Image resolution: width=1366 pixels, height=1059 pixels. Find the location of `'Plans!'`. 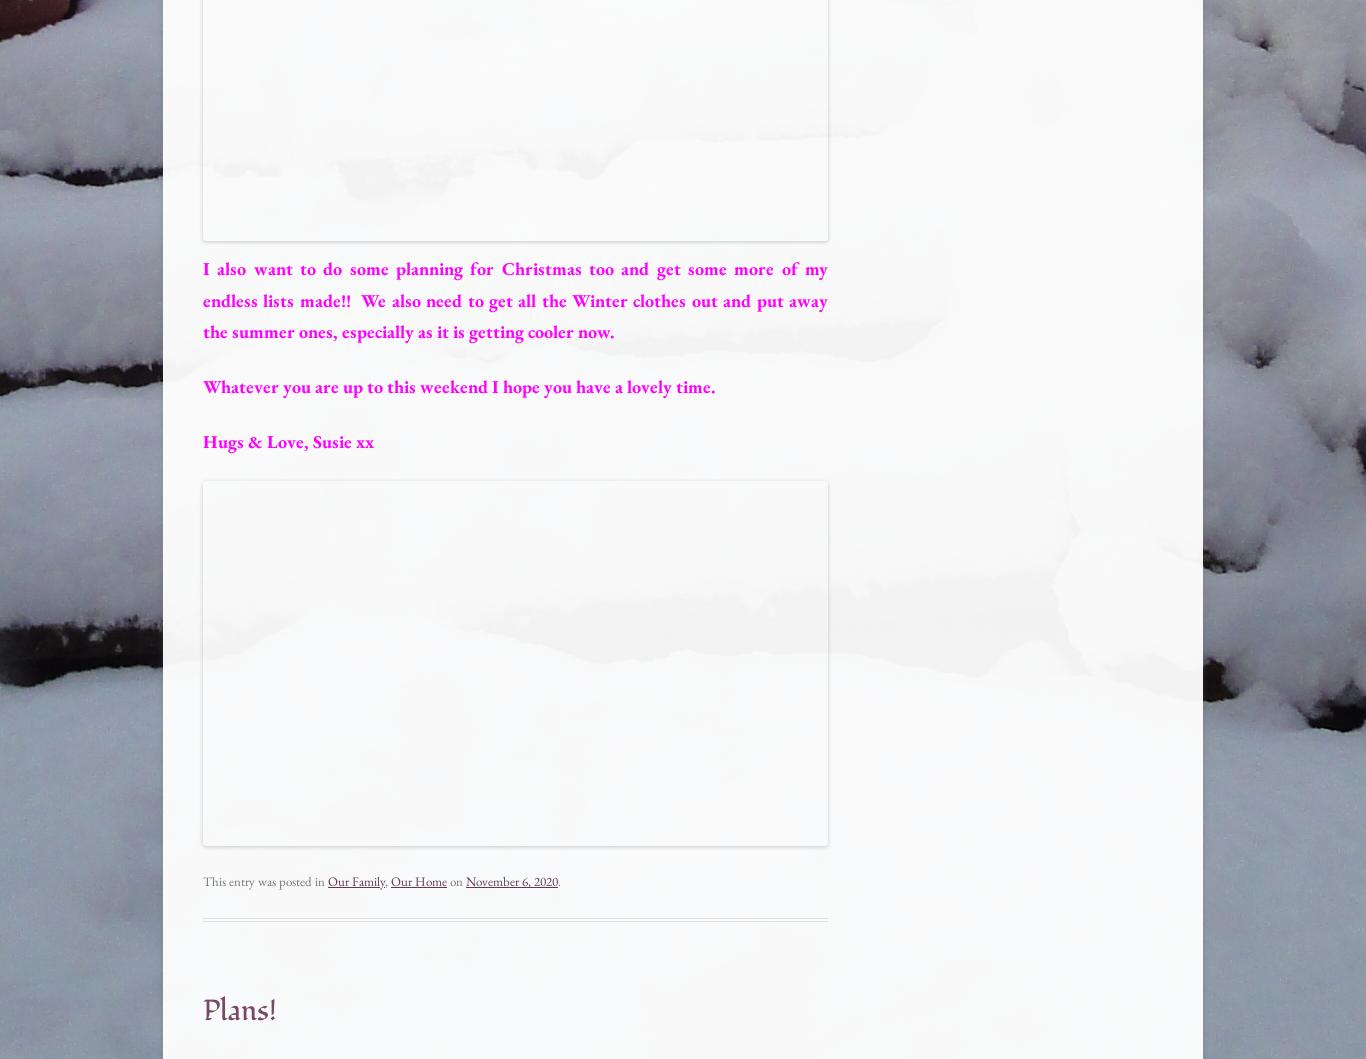

'Plans!' is located at coordinates (240, 1010).